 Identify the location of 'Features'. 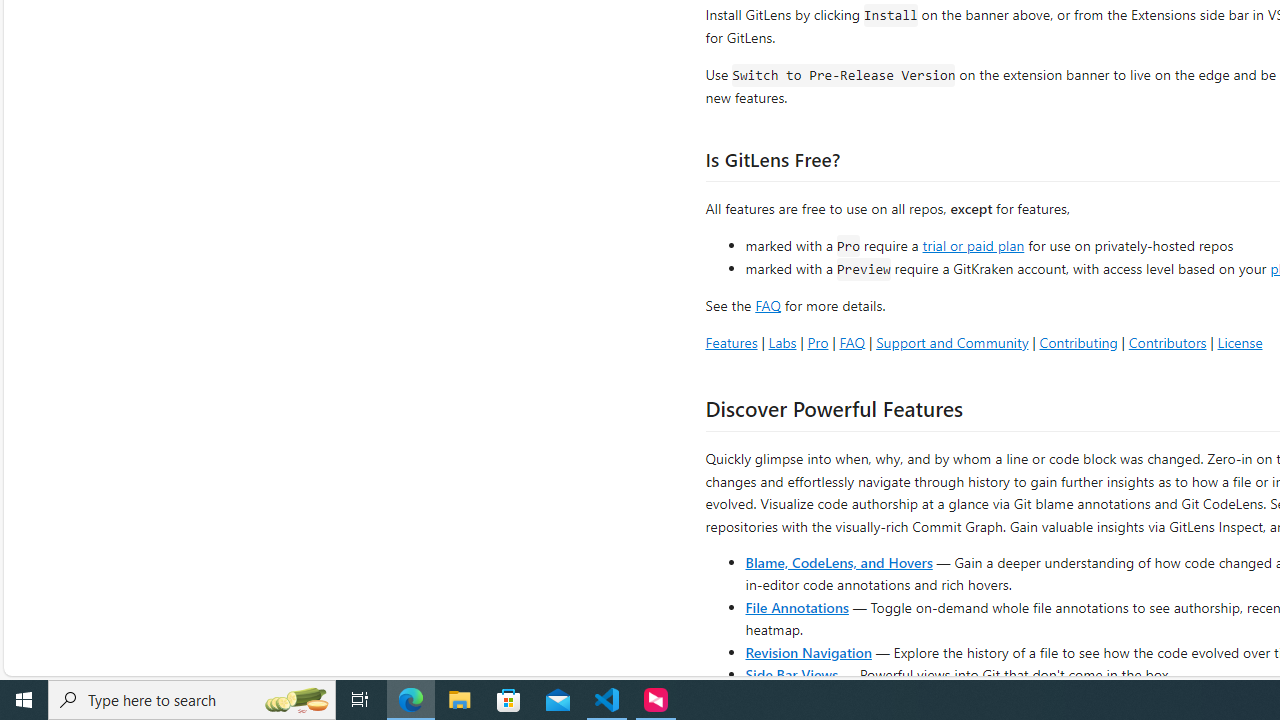
(730, 341).